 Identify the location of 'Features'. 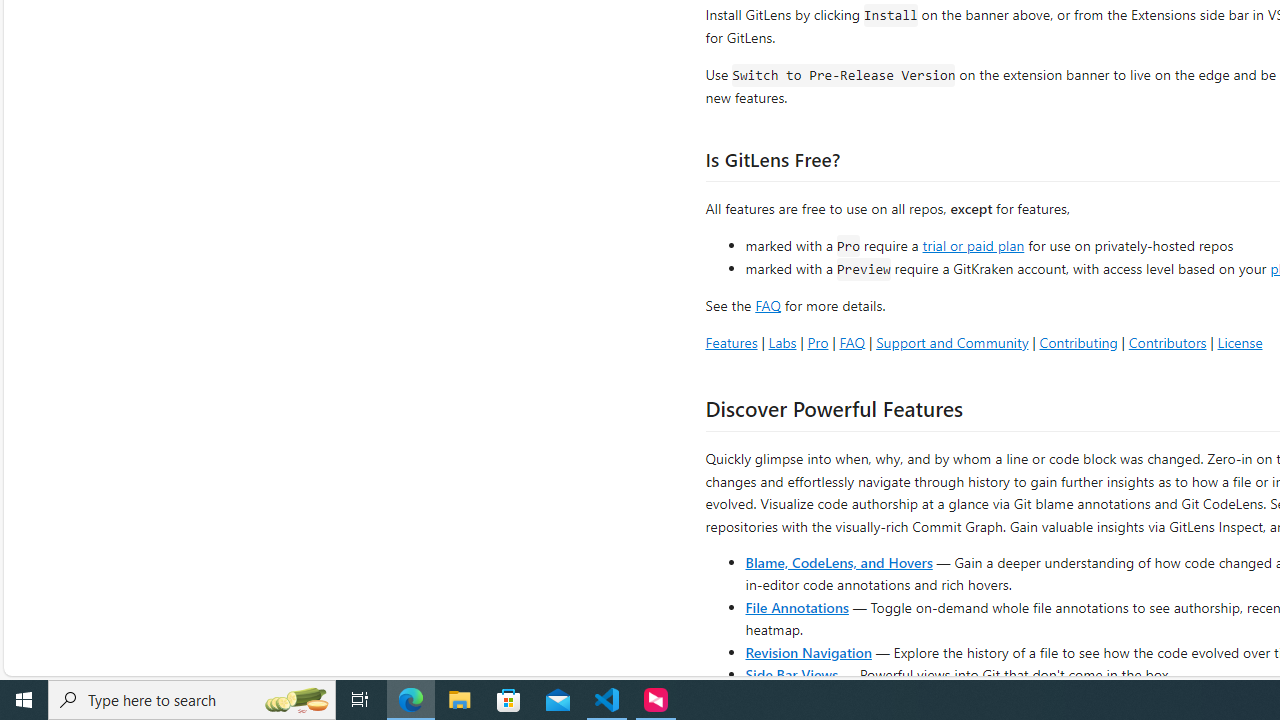
(730, 341).